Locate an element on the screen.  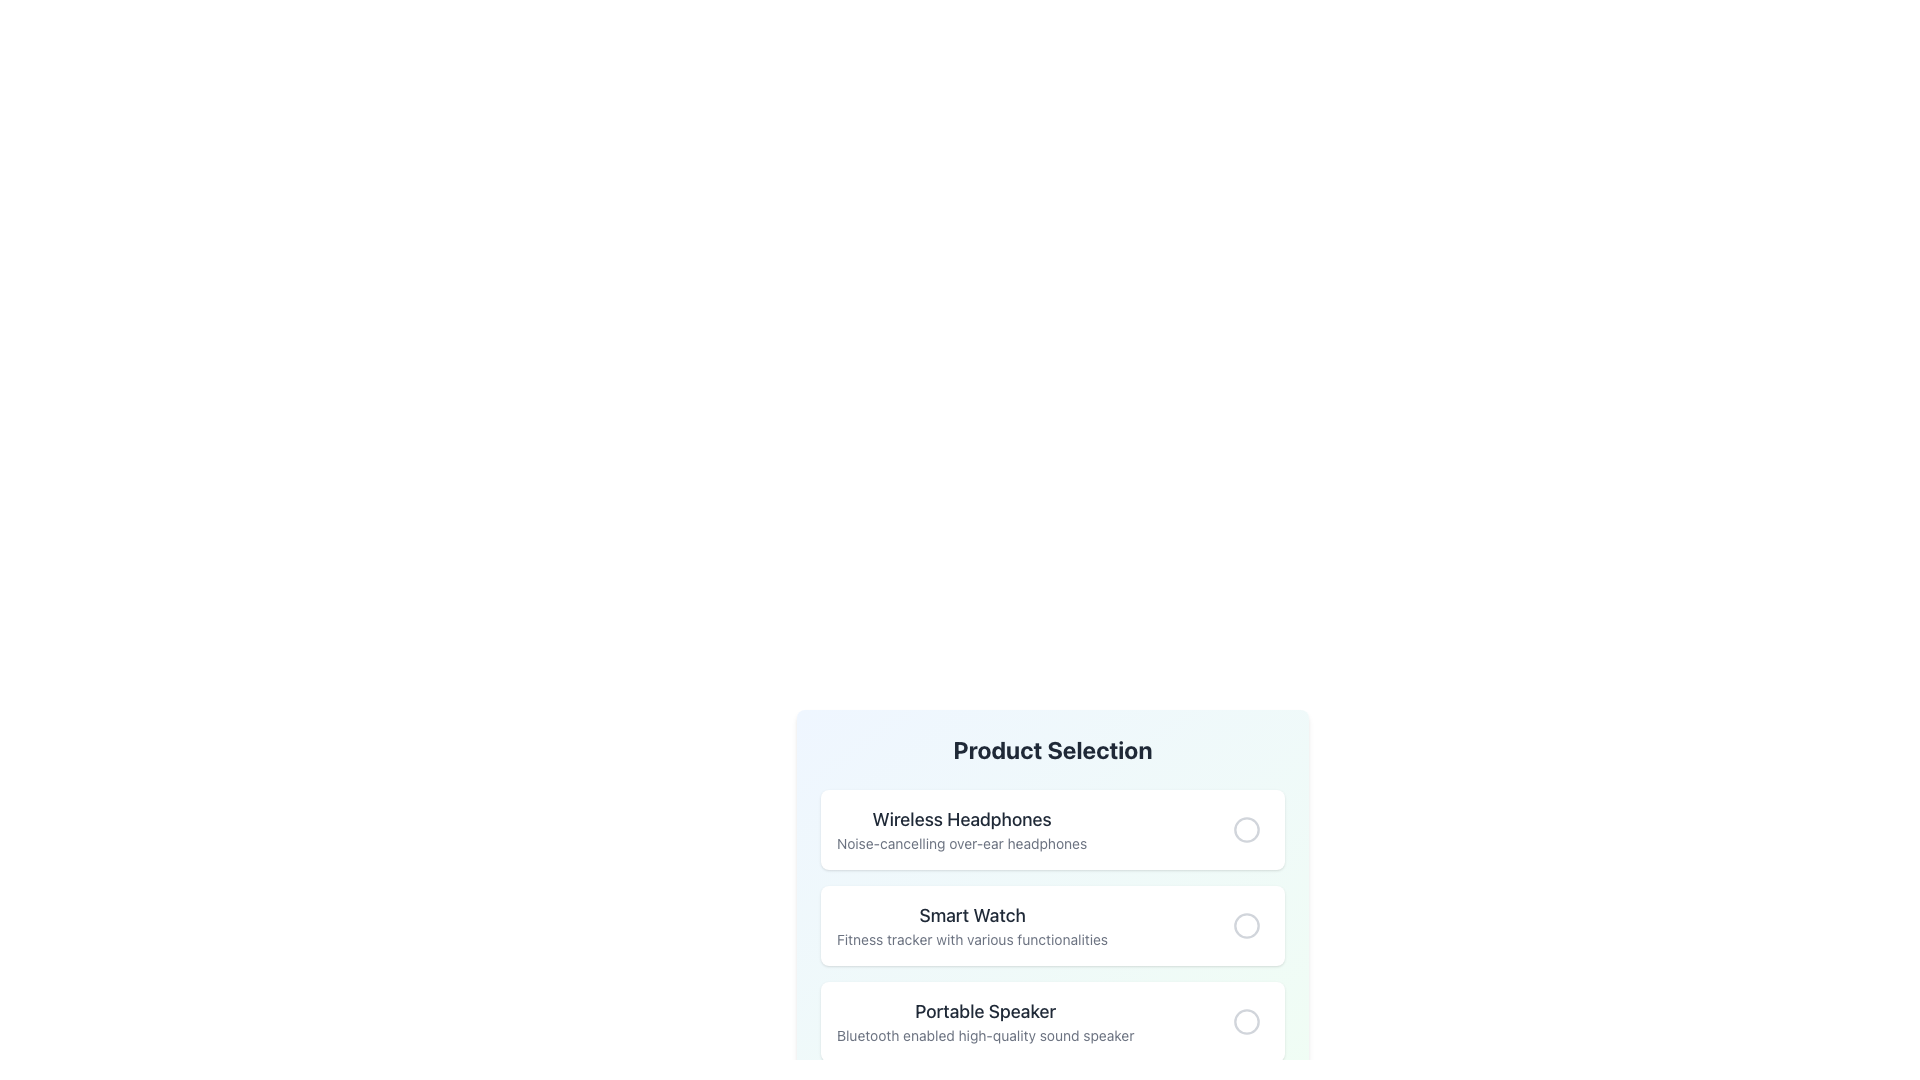
the text block displaying 'Smart Watch' and its description to focus on it is located at coordinates (972, 925).